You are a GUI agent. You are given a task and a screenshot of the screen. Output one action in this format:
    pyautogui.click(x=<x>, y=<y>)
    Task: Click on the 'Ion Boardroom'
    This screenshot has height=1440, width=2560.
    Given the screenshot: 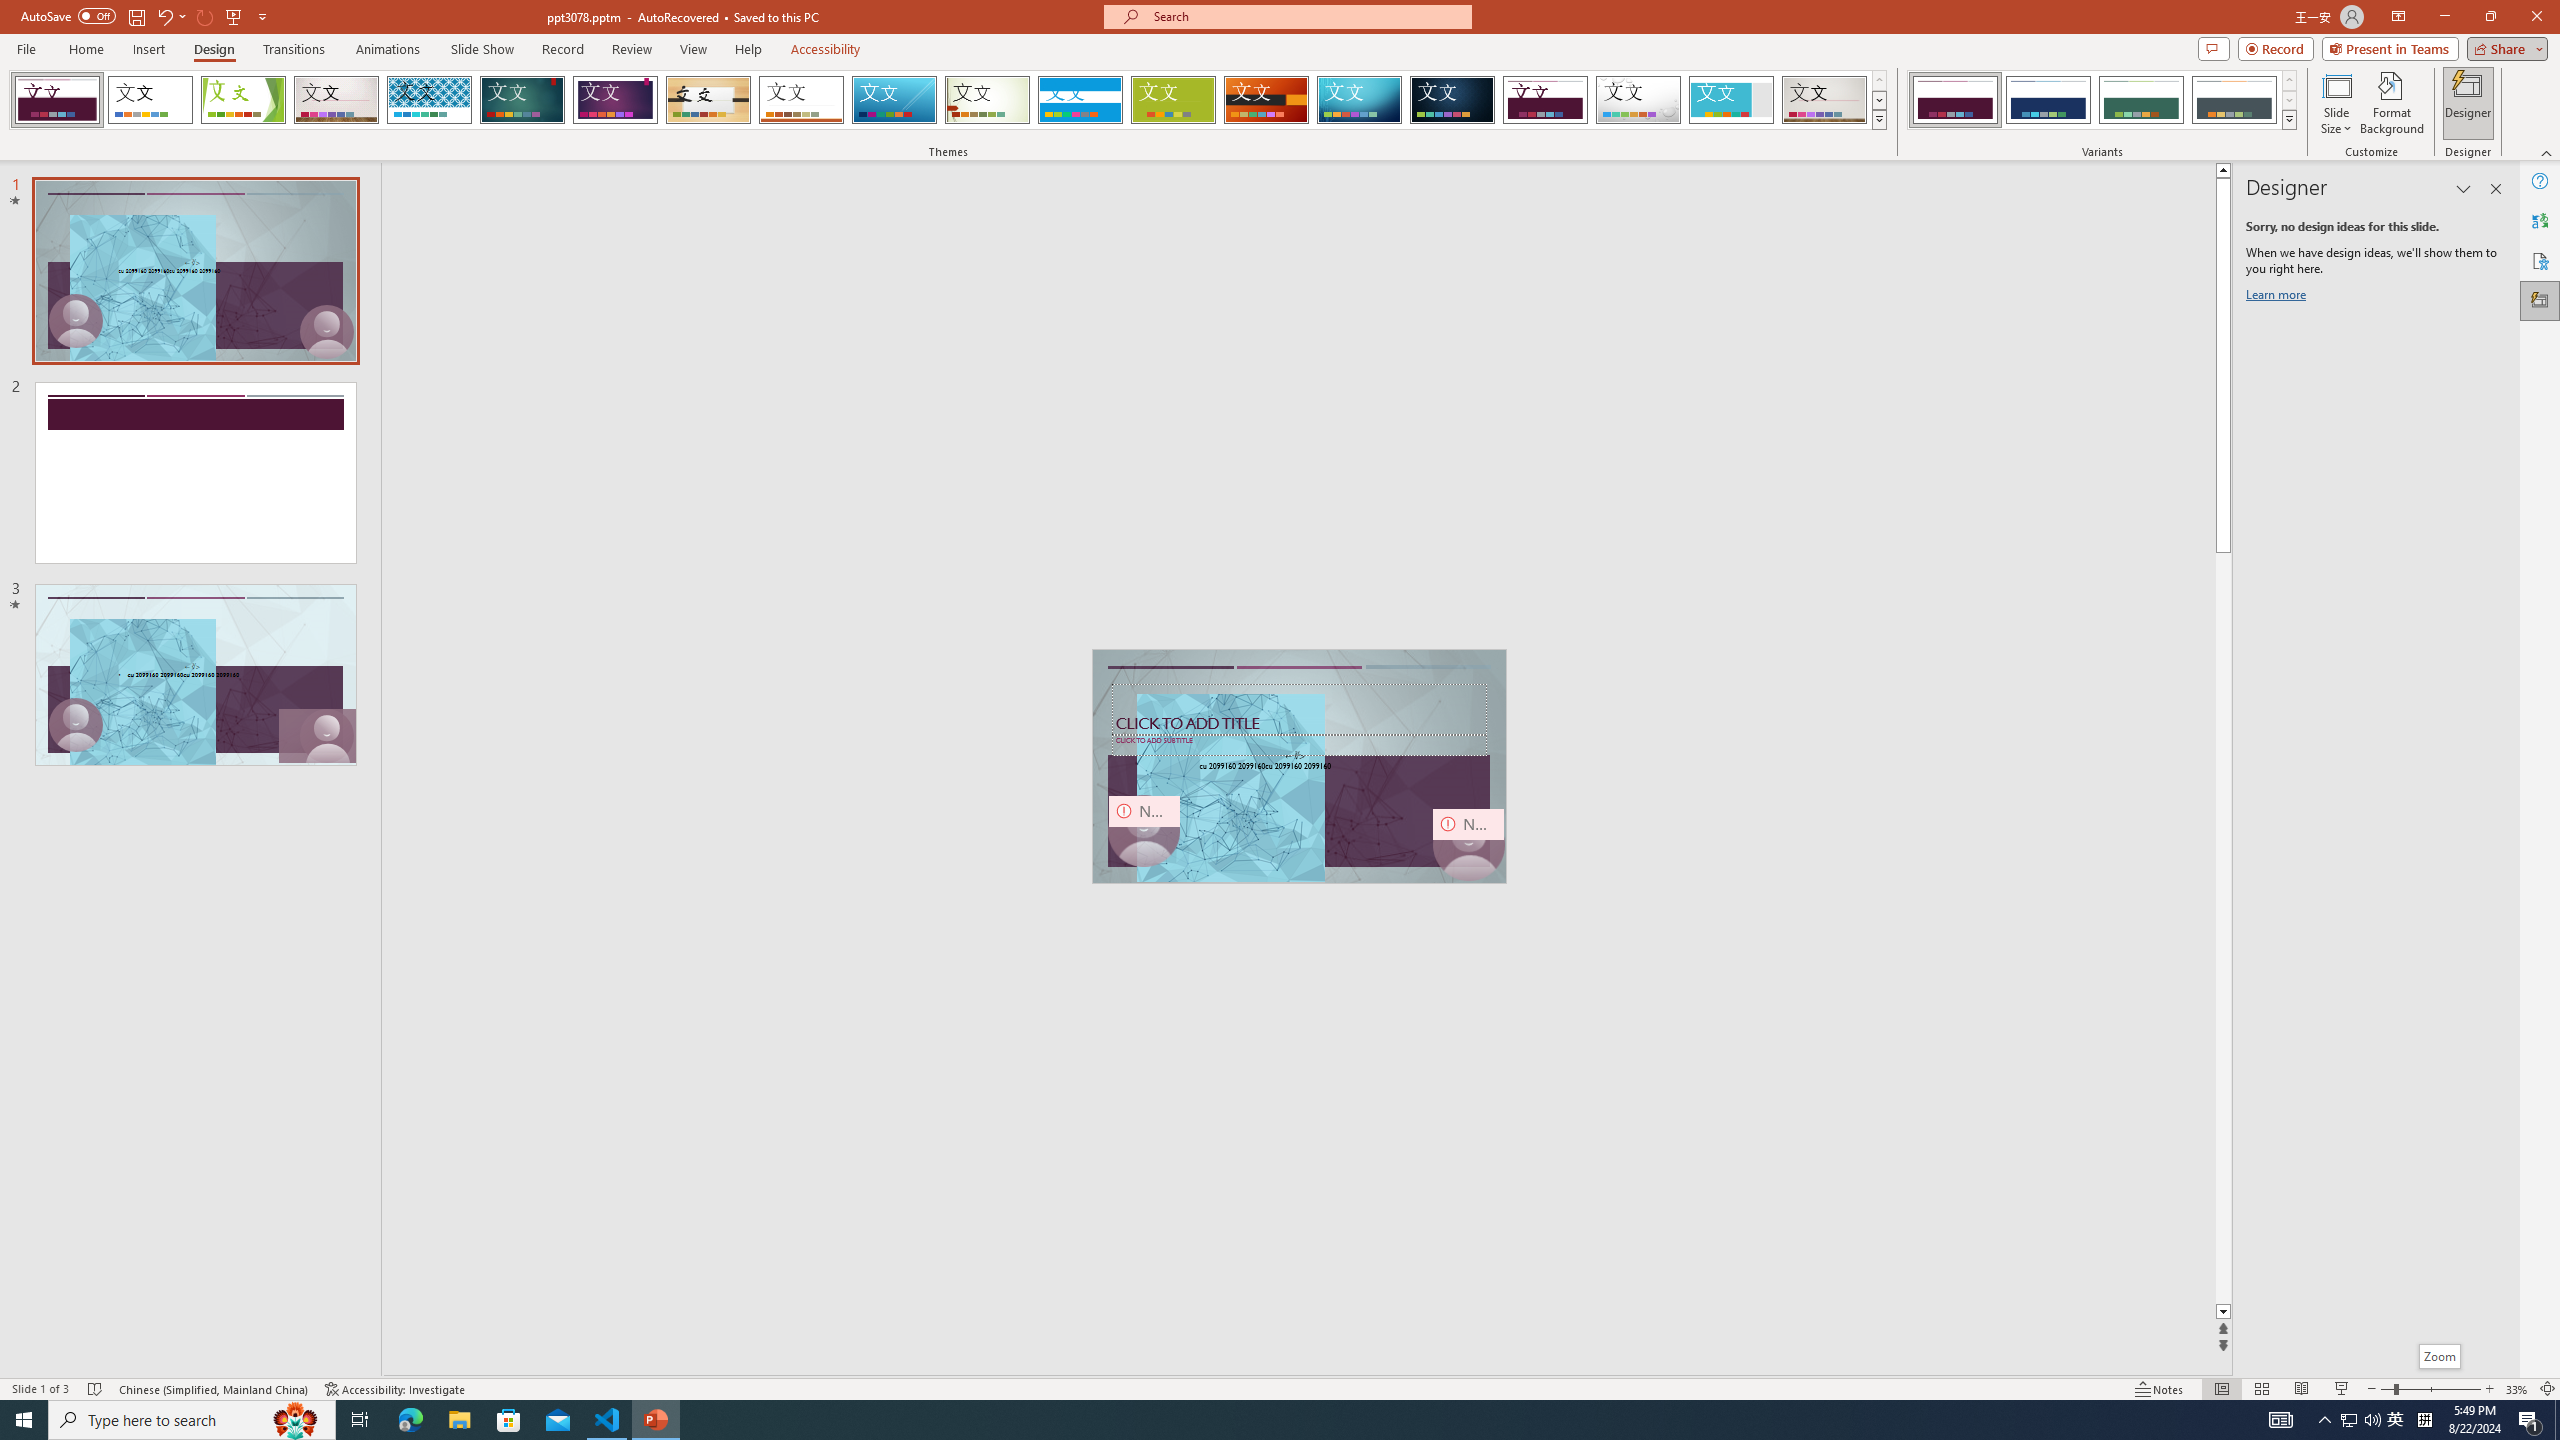 What is the action you would take?
    pyautogui.click(x=615, y=99)
    